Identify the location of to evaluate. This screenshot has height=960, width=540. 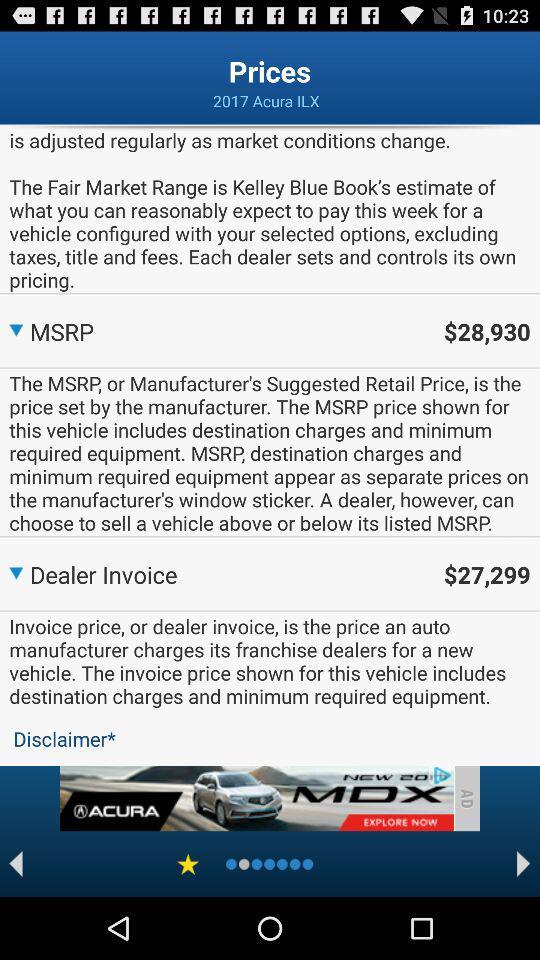
(188, 863).